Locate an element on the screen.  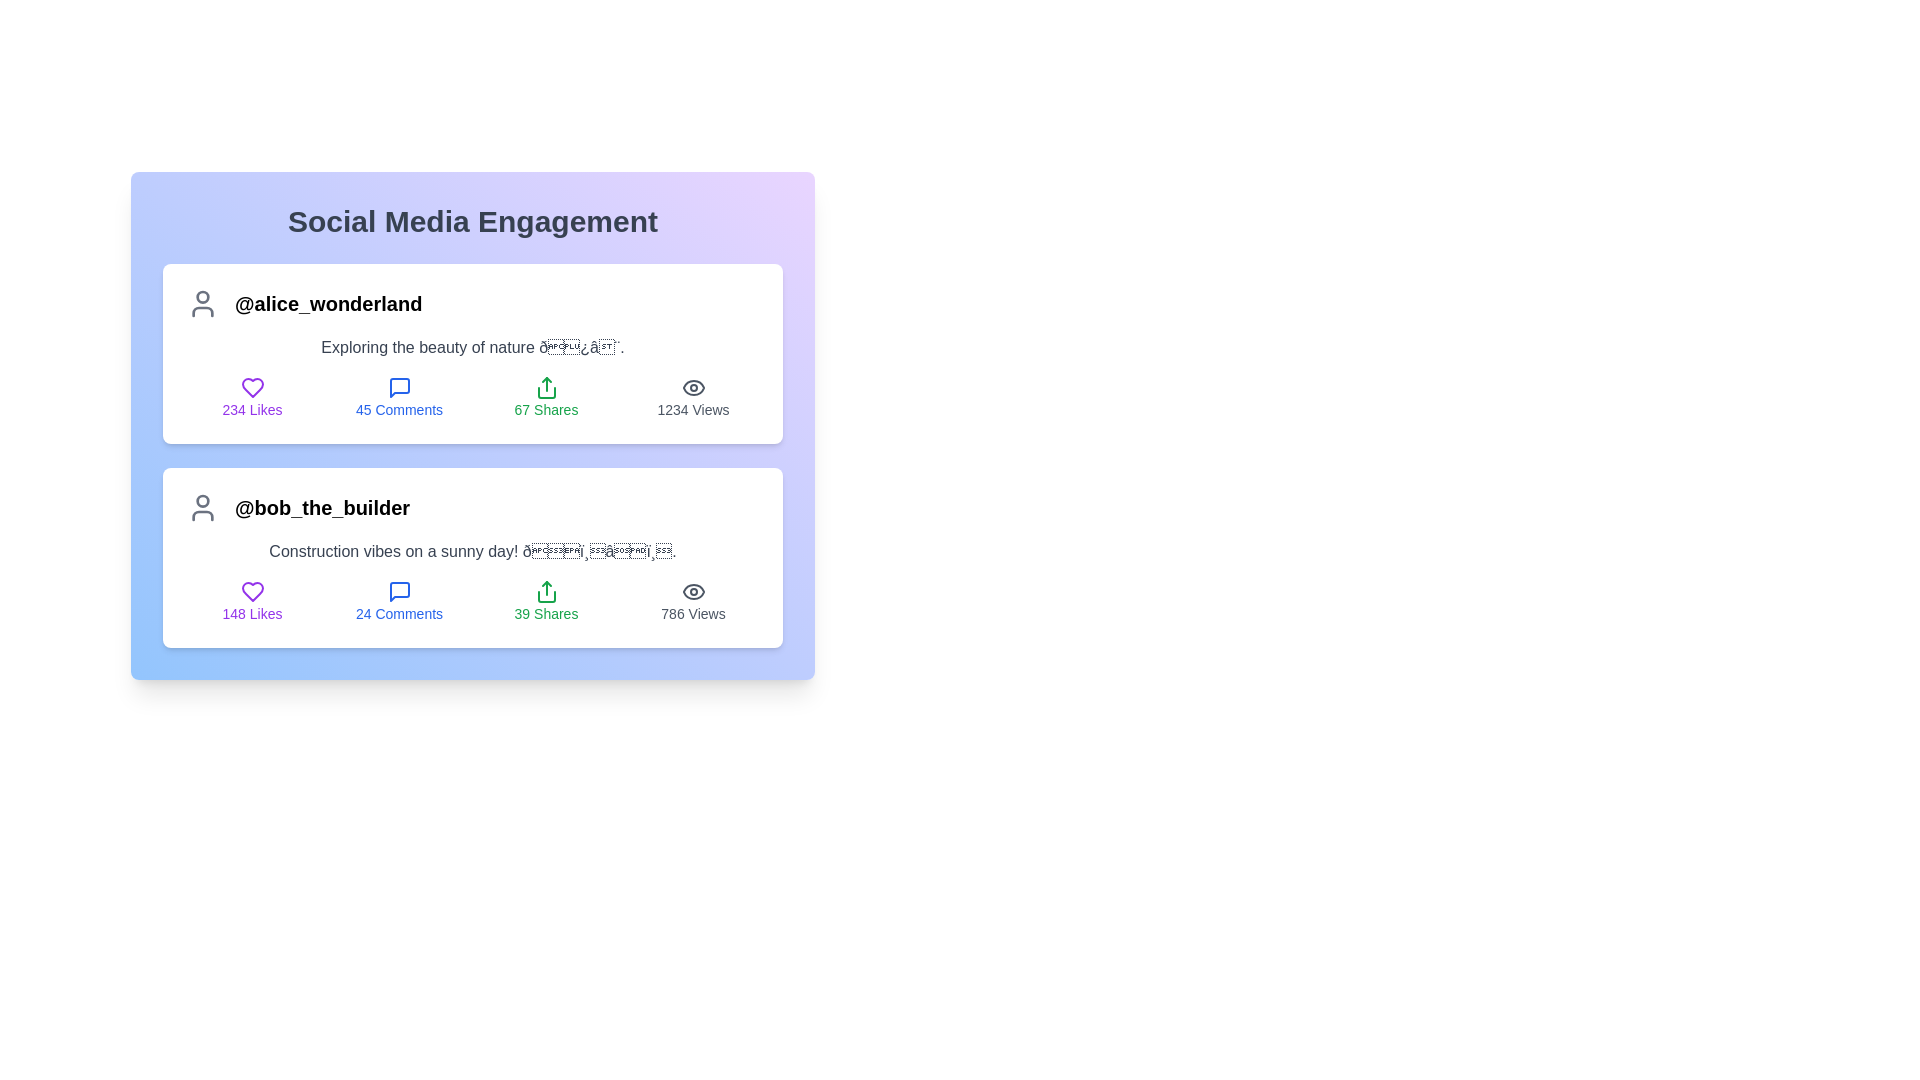
the eye icon located in the 'Social Media Engagement' card, adjacent to the text '1234 Views' is located at coordinates (693, 388).